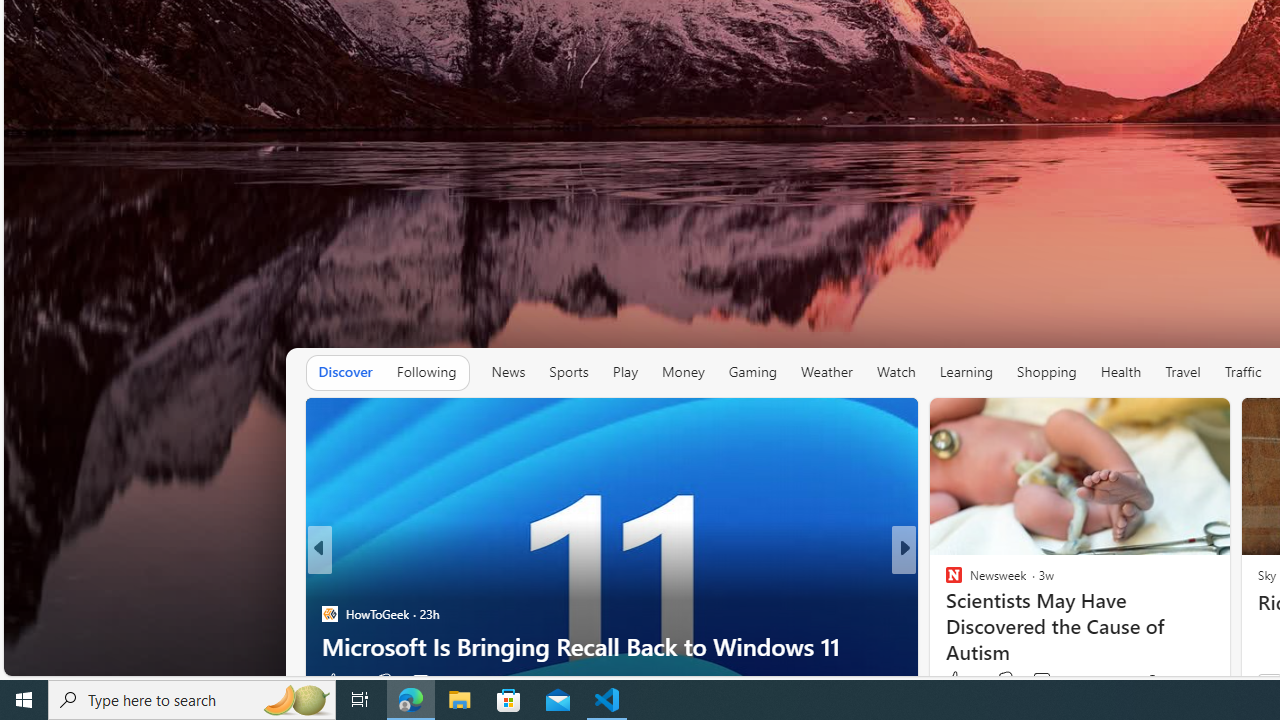  I want to click on 'View comments 3 Comment', so click(1036, 680).